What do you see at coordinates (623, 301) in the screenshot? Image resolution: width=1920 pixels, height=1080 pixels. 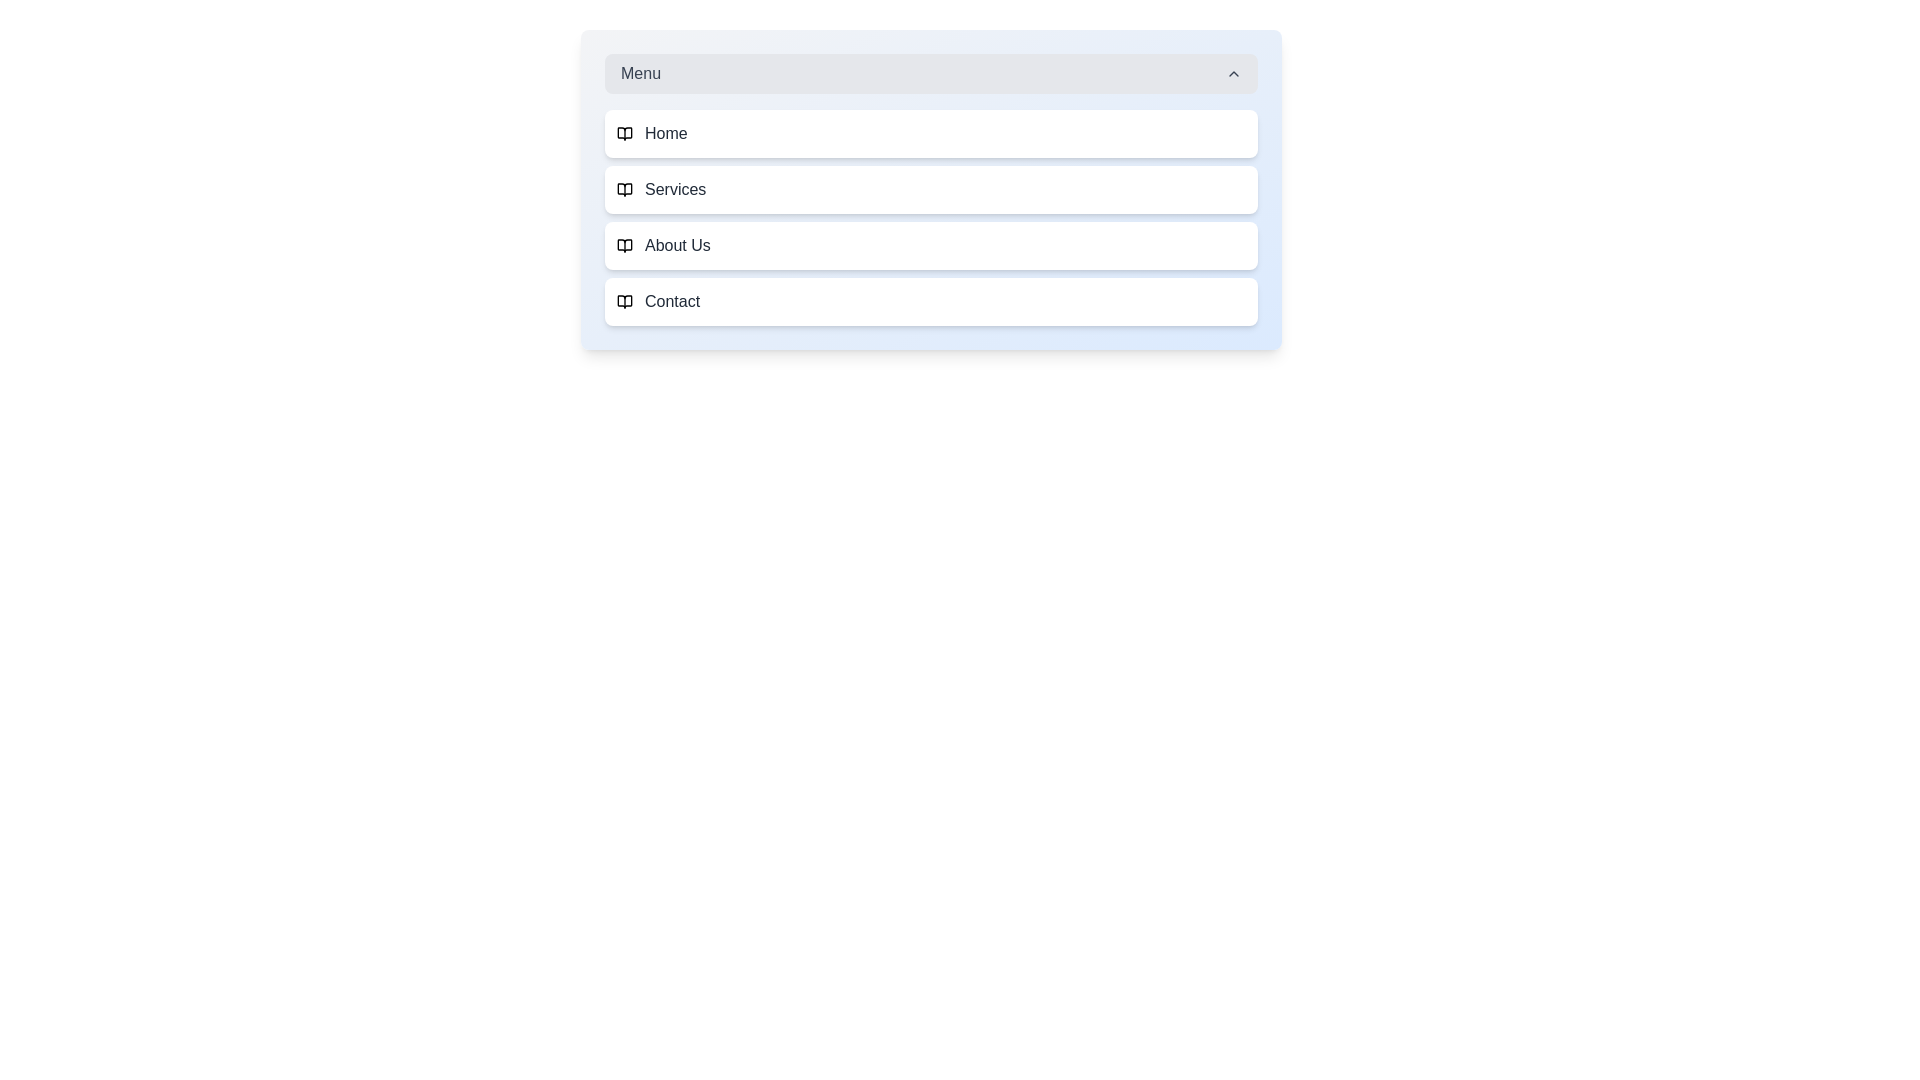 I see `the open book icon located within the 'Contact' menu item, which is positioned to the left of the text label 'Contact.'` at bounding box center [623, 301].